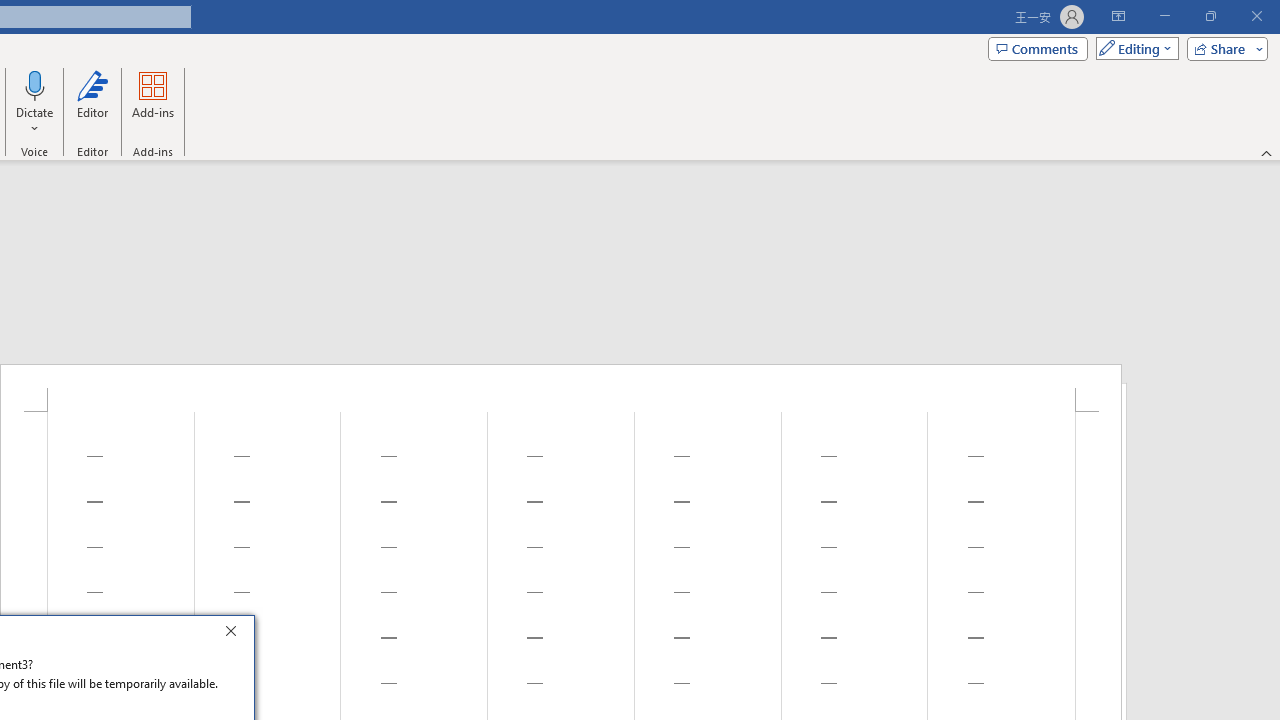  Describe the element at coordinates (35, 84) in the screenshot. I see `'Dictate'` at that location.